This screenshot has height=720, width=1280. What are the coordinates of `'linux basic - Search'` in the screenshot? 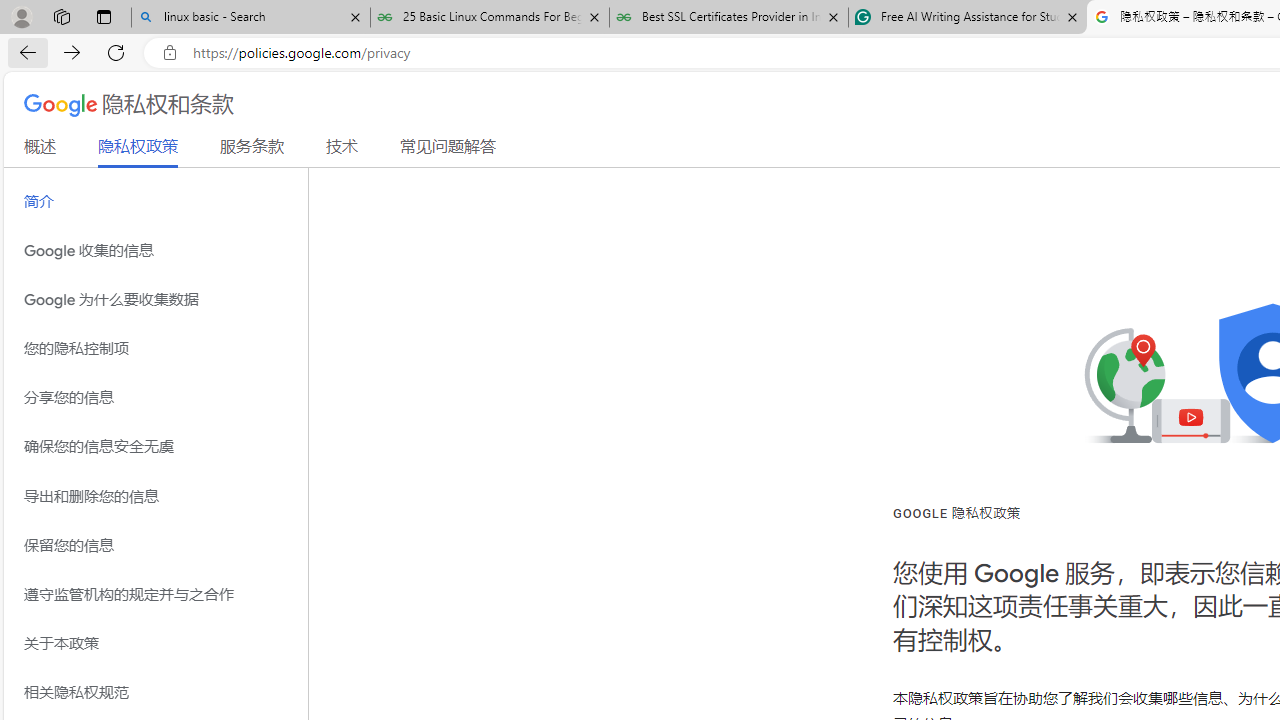 It's located at (249, 17).